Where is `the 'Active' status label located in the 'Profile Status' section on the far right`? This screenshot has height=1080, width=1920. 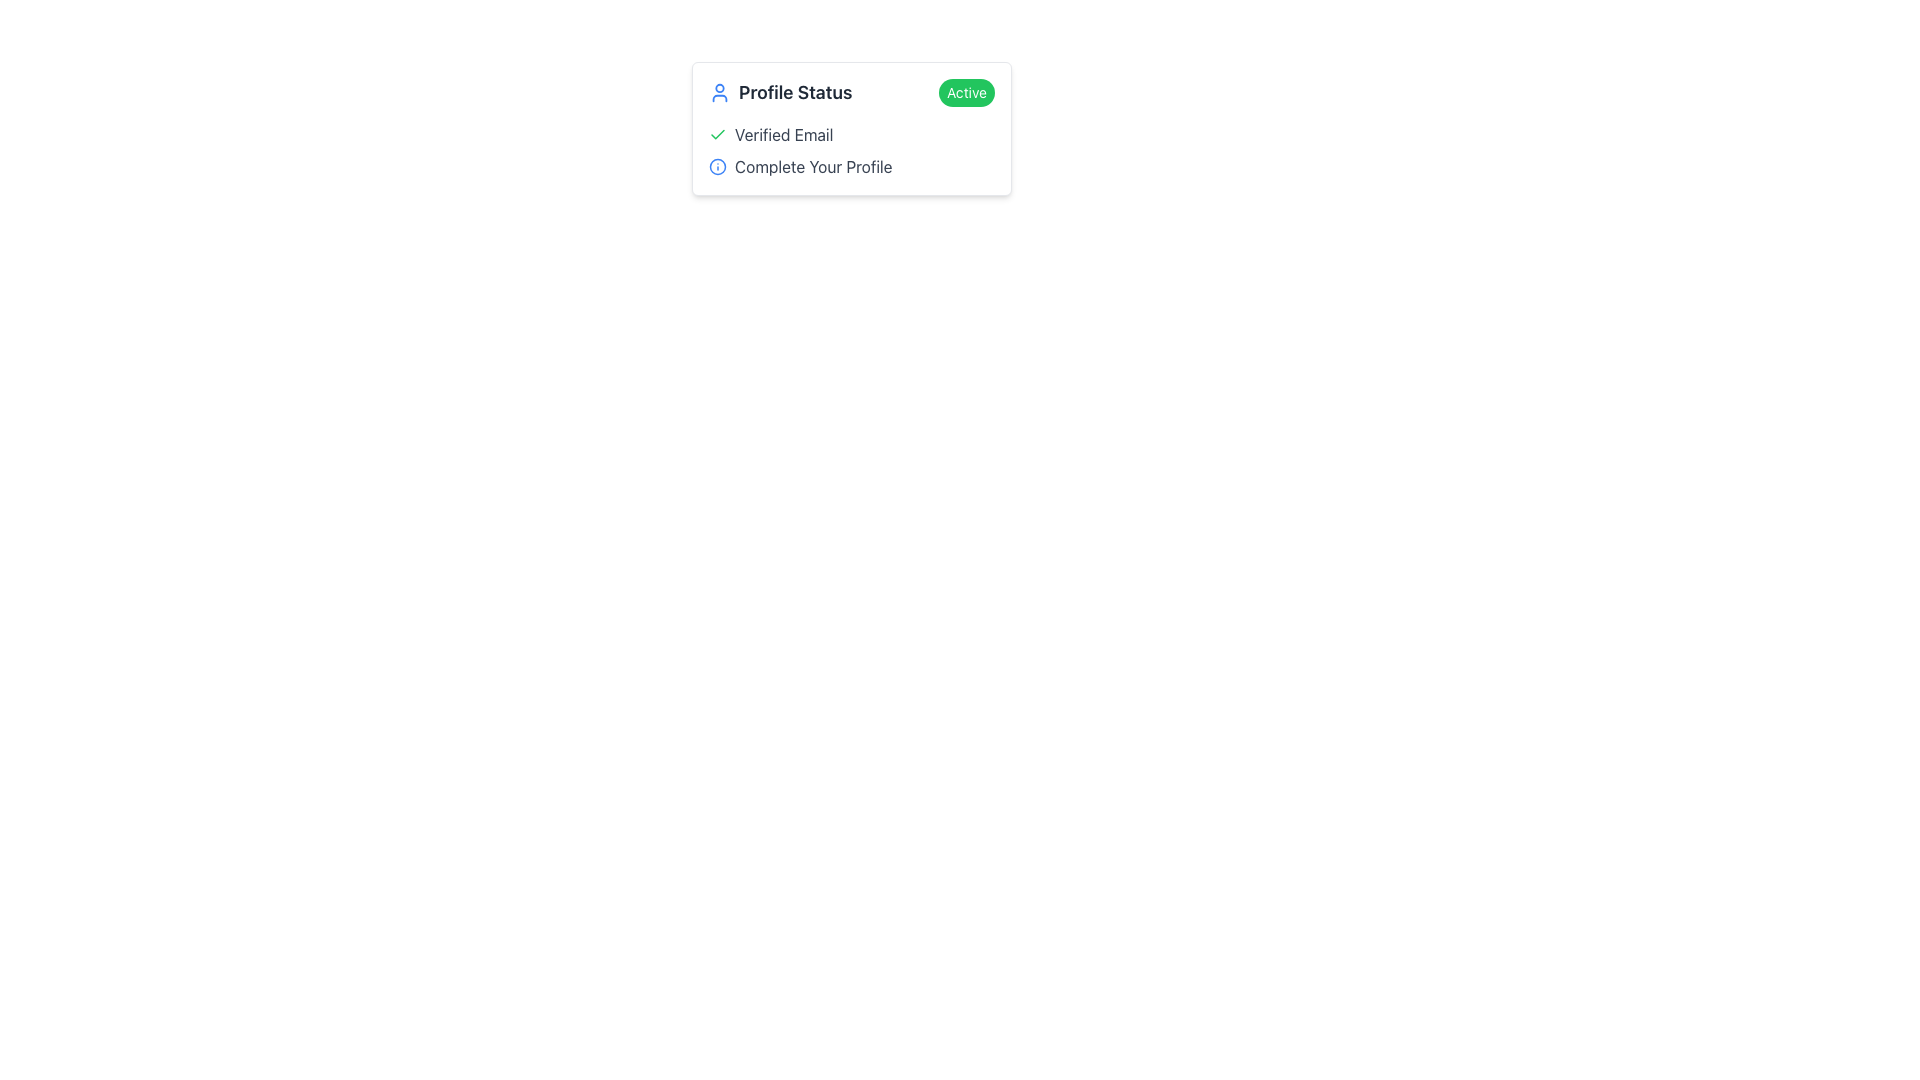
the 'Active' status label located in the 'Profile Status' section on the far right is located at coordinates (967, 92).